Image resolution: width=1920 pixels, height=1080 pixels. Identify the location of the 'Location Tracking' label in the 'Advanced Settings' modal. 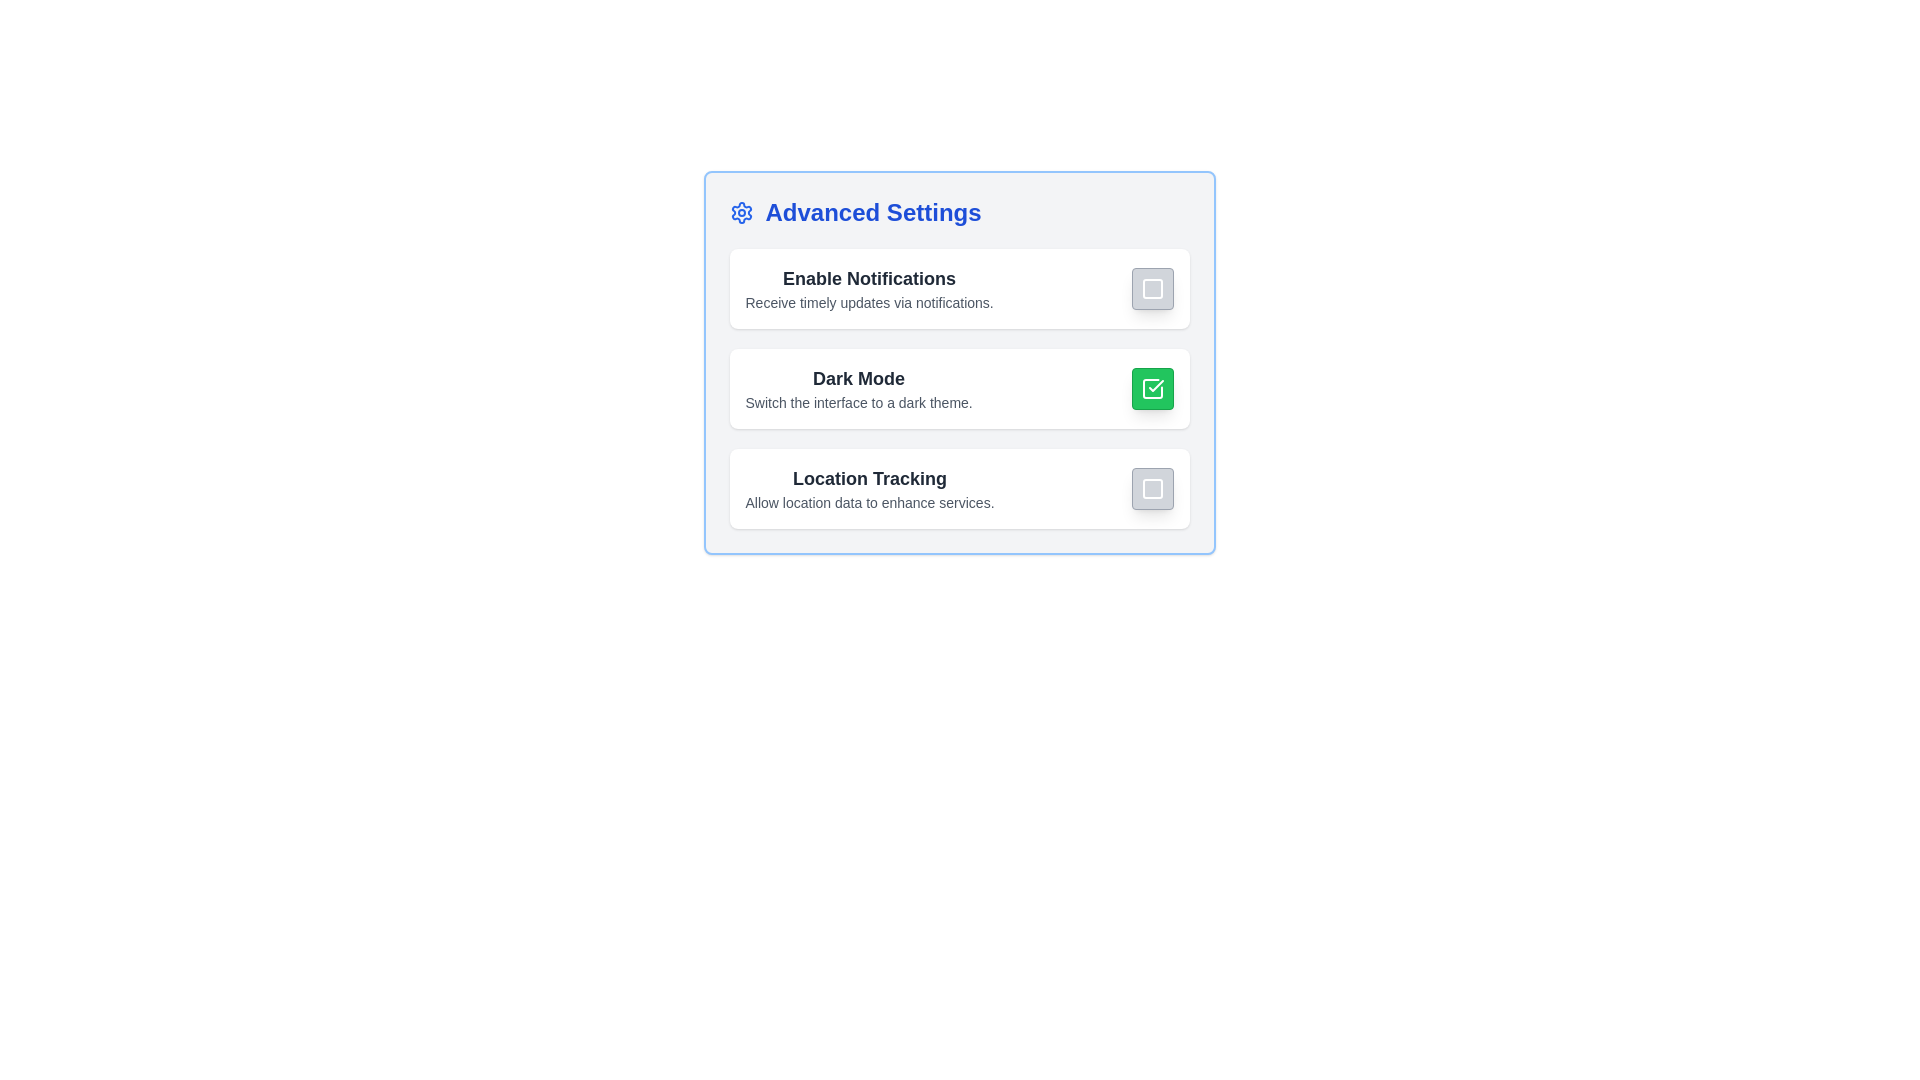
(869, 478).